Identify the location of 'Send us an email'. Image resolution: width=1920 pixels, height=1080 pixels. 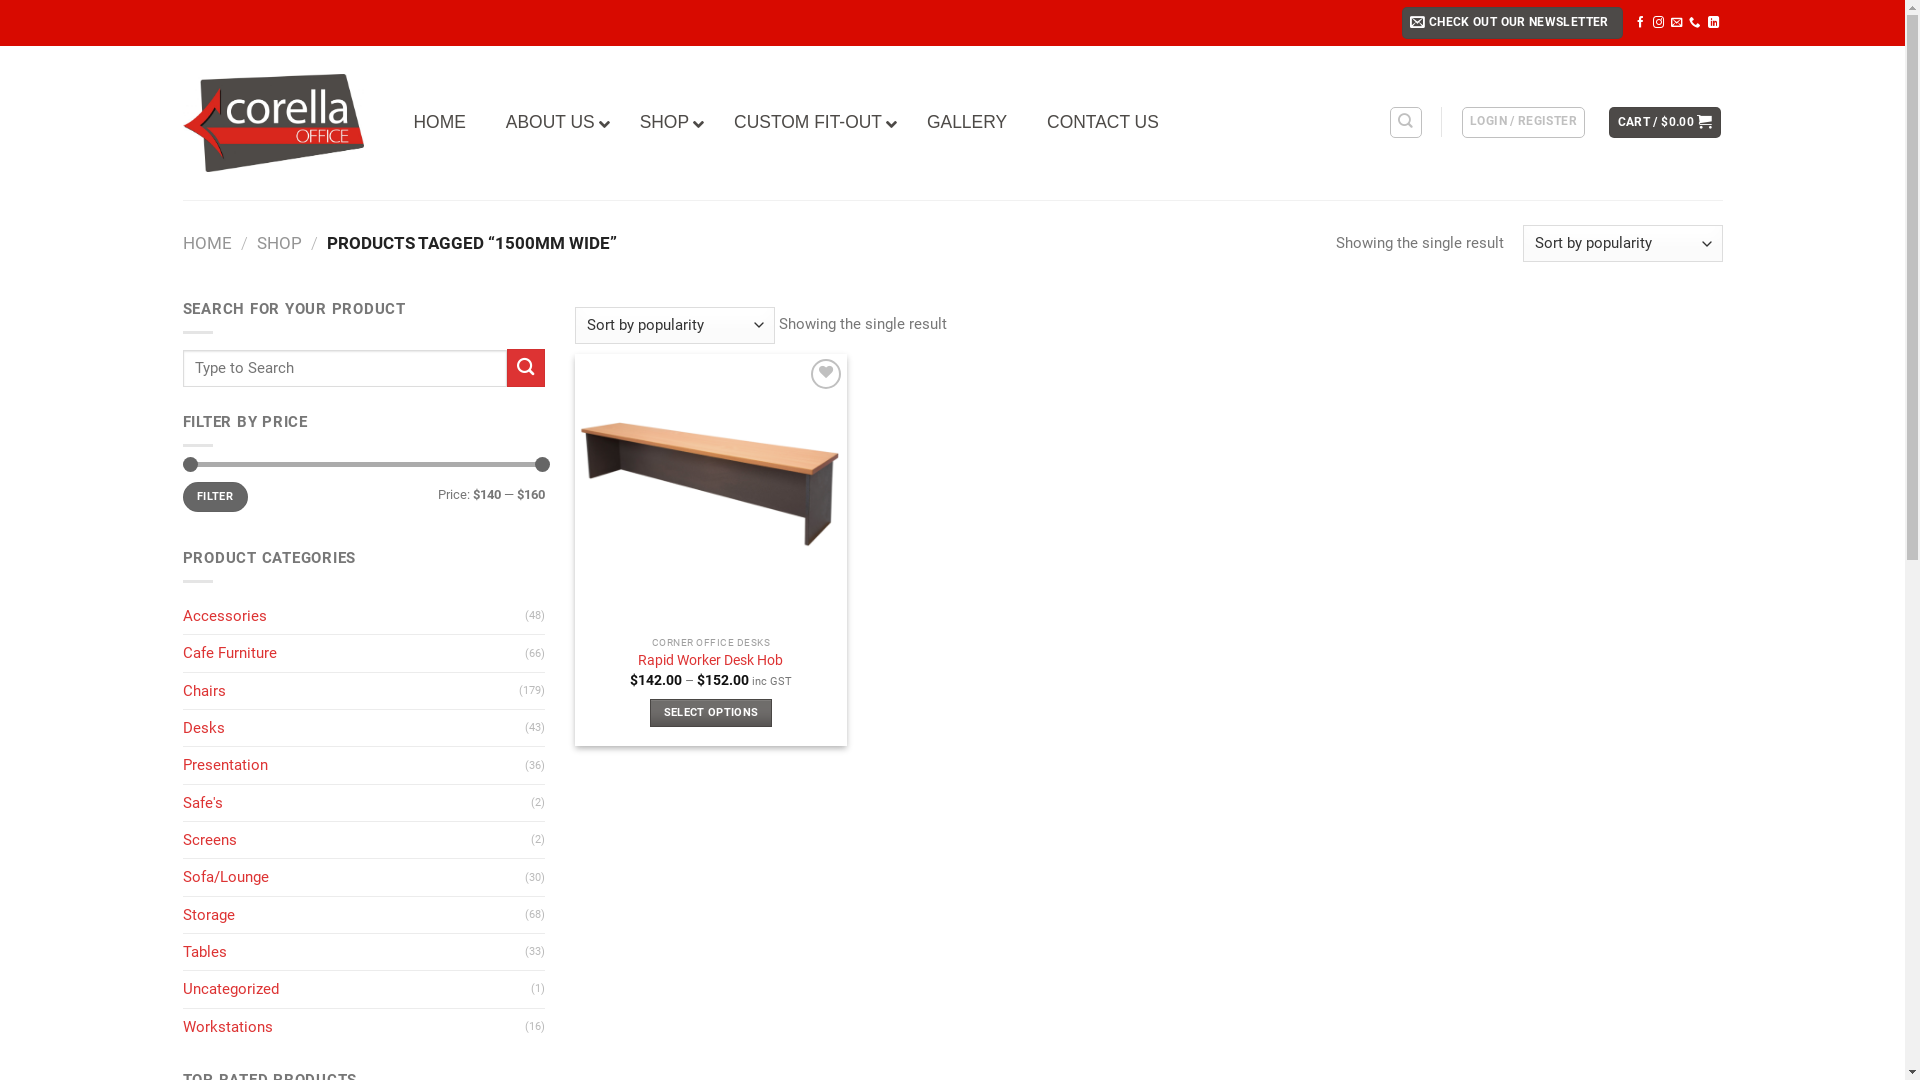
(1676, 23).